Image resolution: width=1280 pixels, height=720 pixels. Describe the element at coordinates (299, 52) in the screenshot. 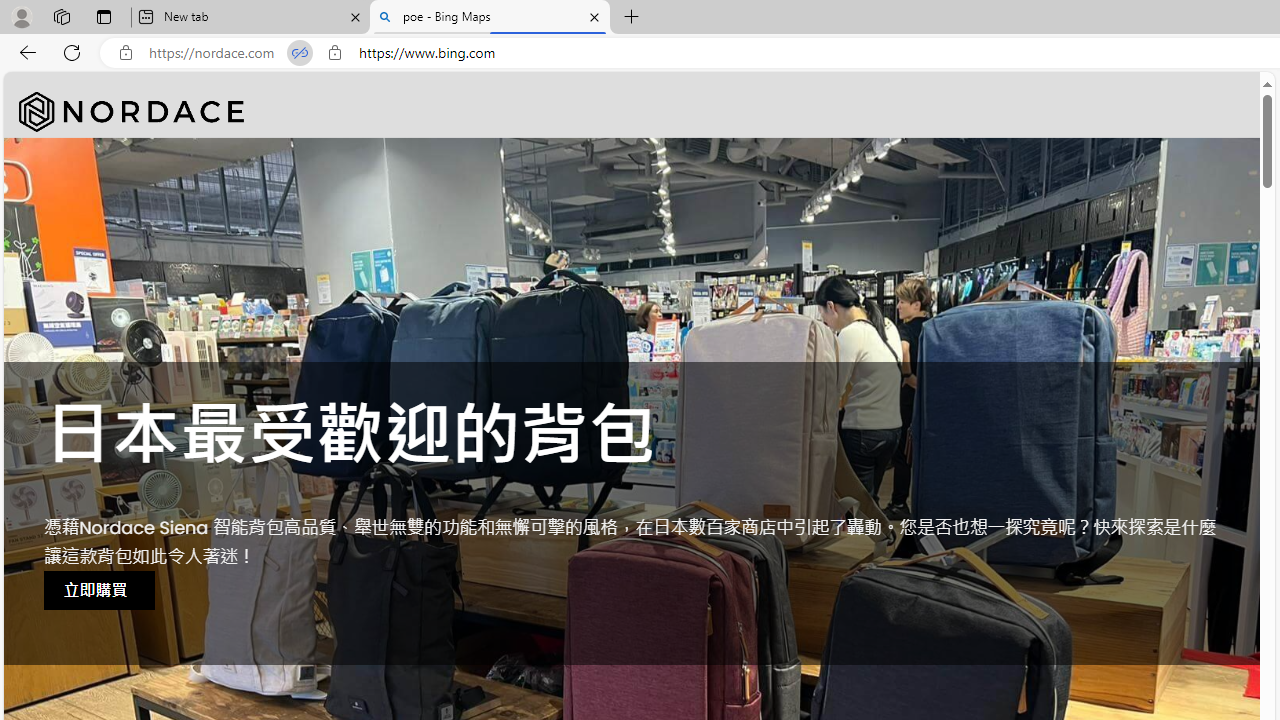

I see `'Tabs in split screen'` at that location.